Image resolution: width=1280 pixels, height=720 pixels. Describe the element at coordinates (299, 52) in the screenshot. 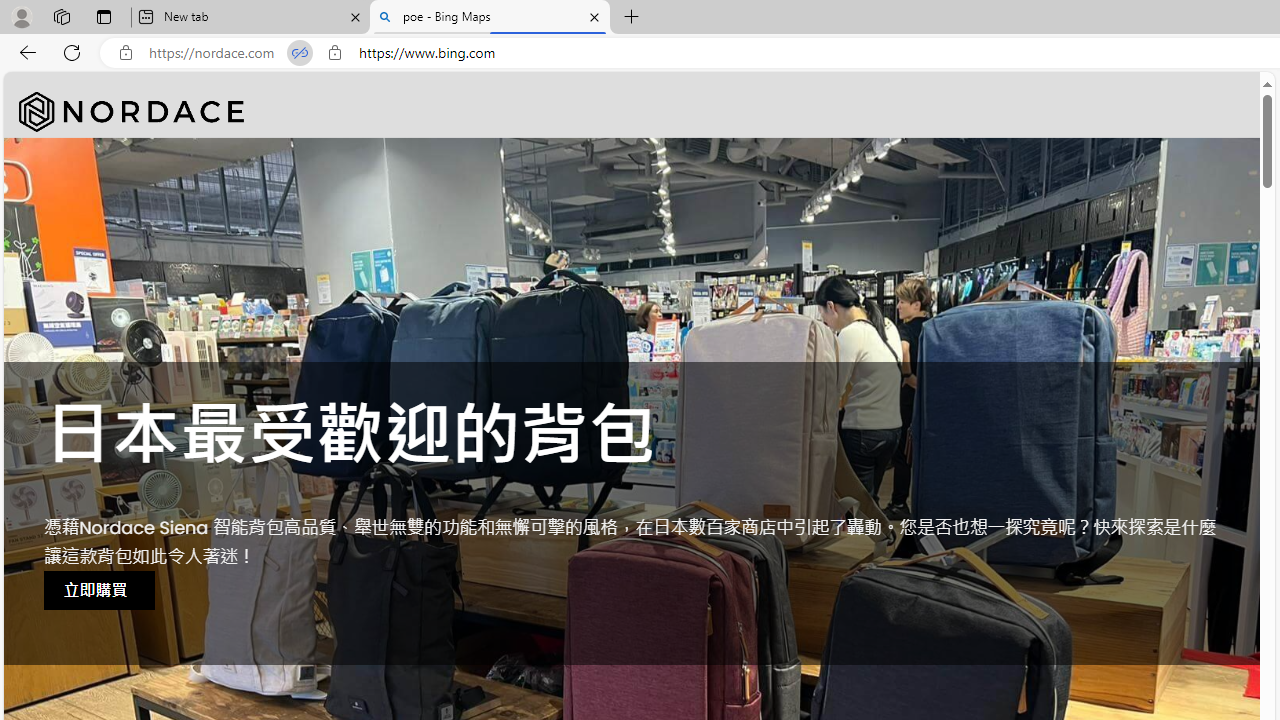

I see `'Tabs in split screen'` at that location.